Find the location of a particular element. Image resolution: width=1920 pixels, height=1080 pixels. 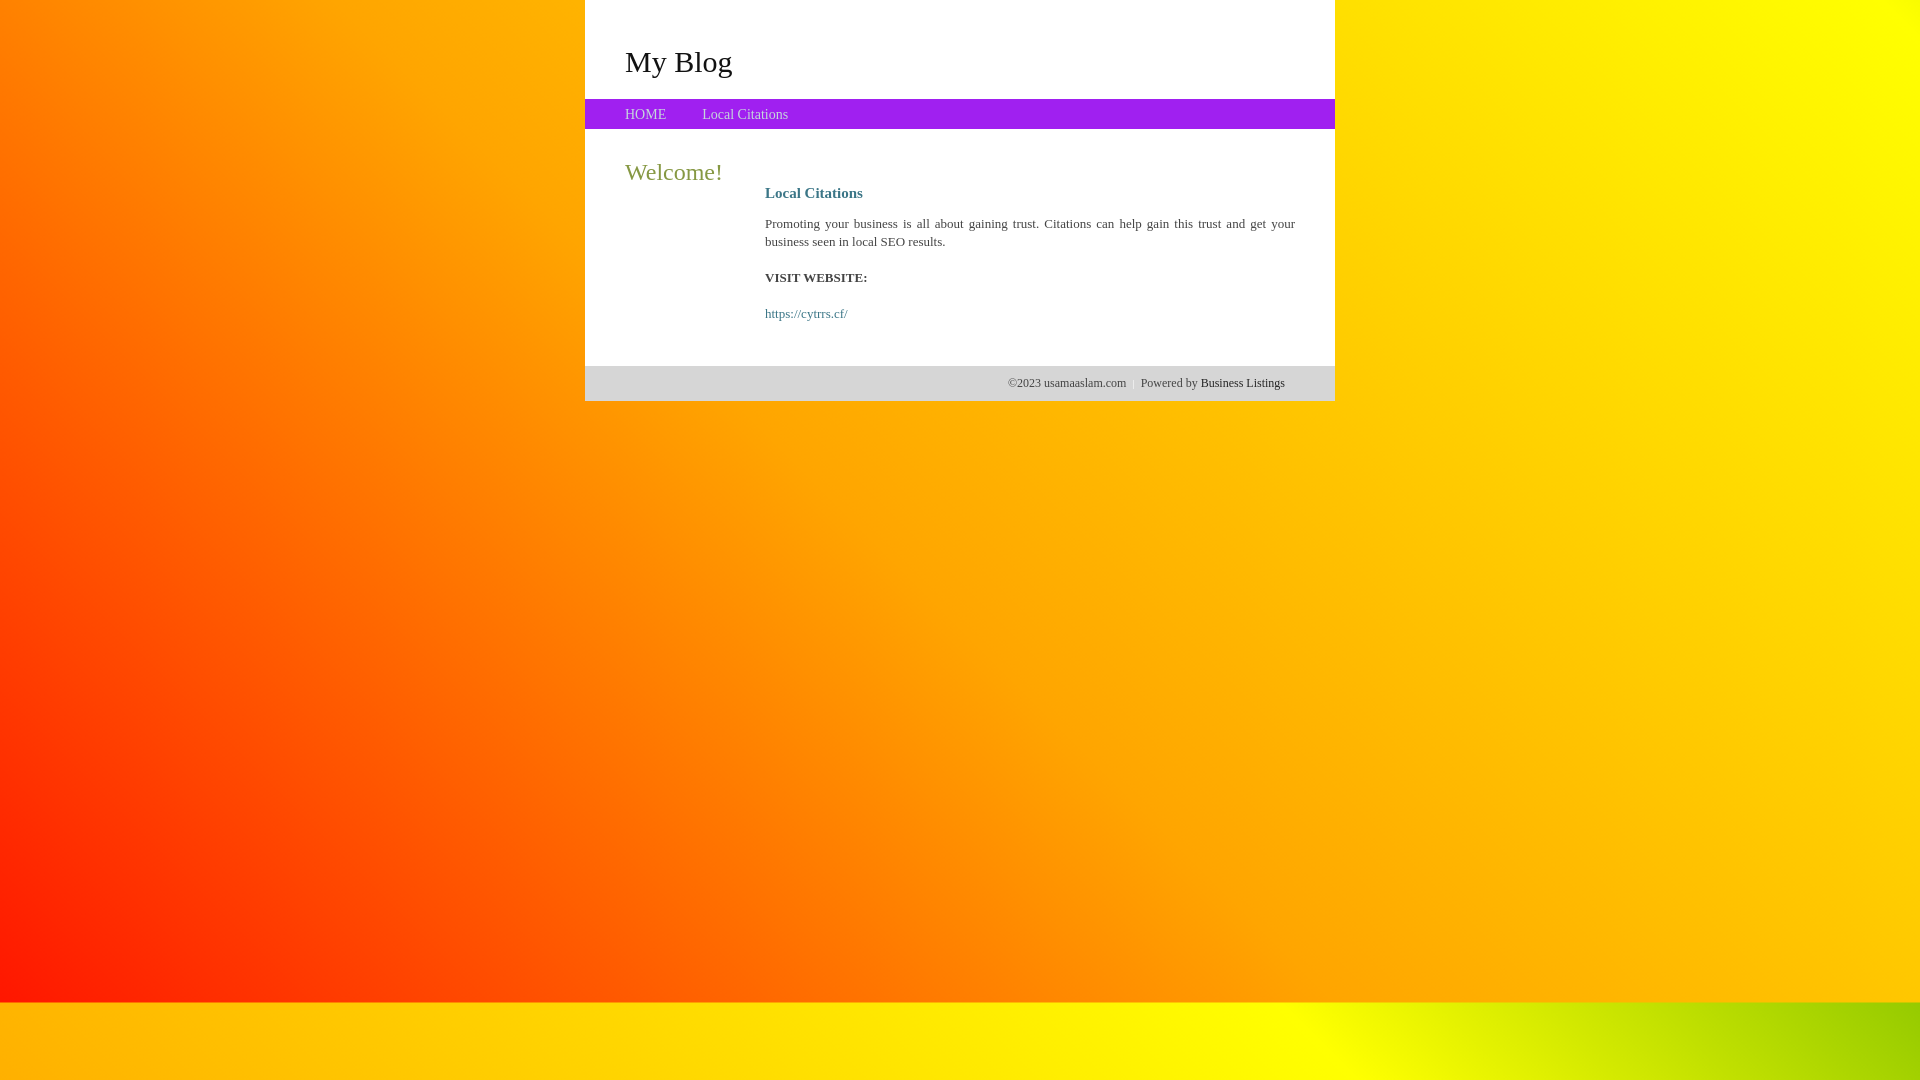

'HOME' is located at coordinates (645, 114).